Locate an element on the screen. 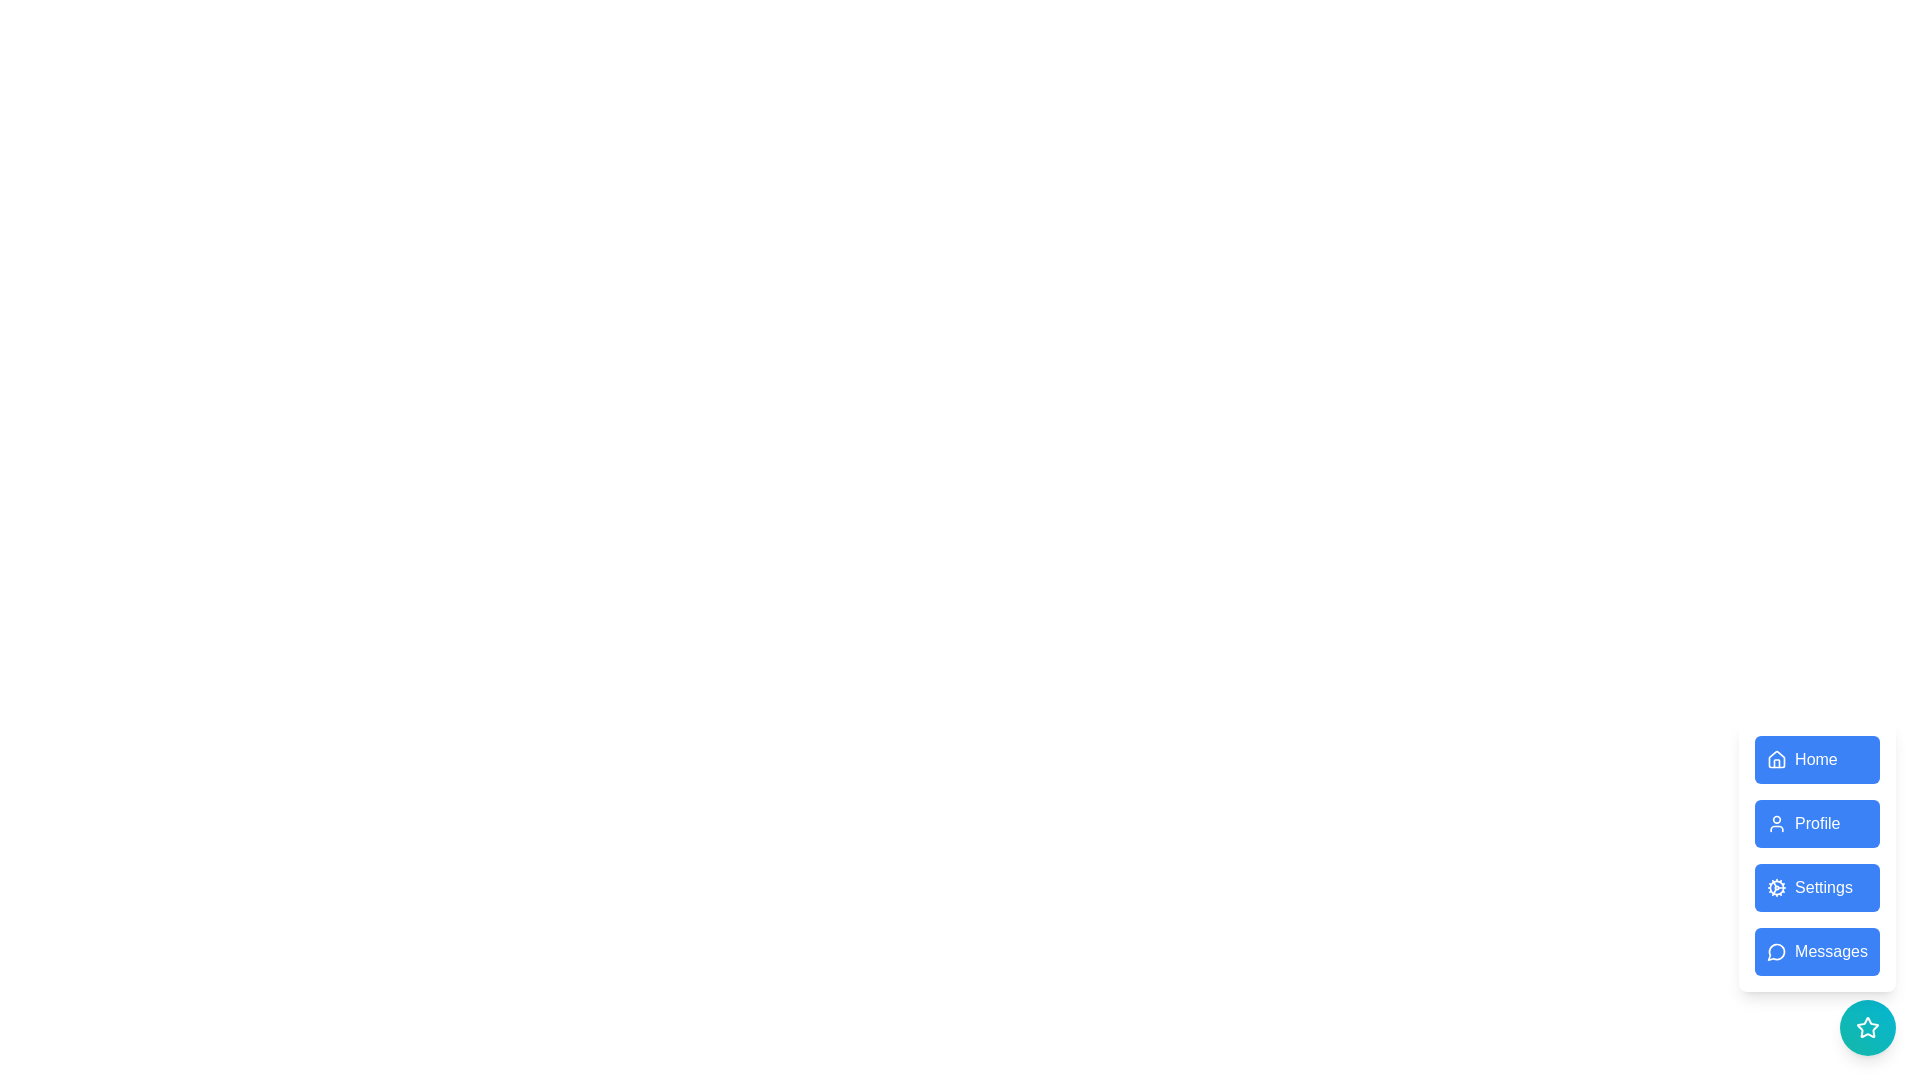 This screenshot has height=1080, width=1920. the circular messaging icon resembling a speech bubble with a notification badge located in the vertical navigation menu adjacent to the 'Messages' option is located at coordinates (1776, 951).